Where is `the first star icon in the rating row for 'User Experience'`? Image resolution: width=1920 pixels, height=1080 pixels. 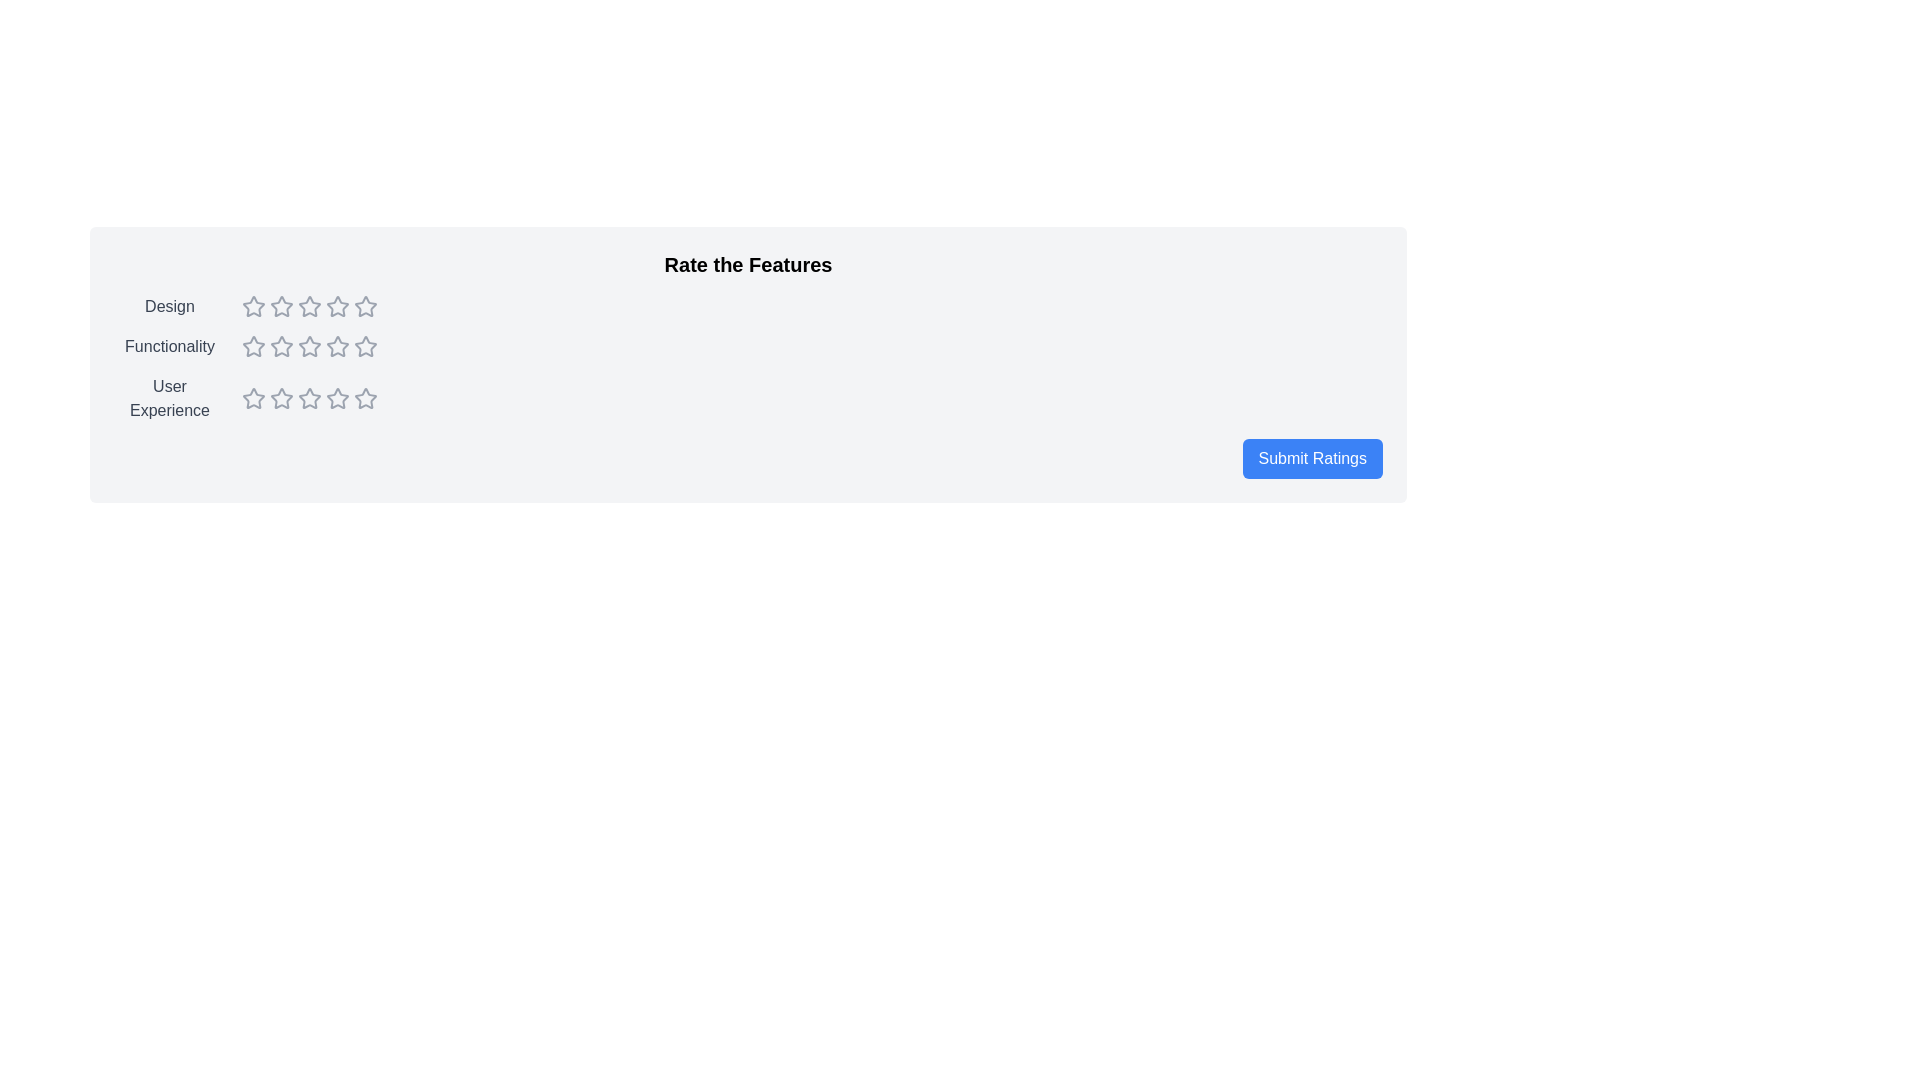
the first star icon in the rating row for 'User Experience' is located at coordinates (253, 398).